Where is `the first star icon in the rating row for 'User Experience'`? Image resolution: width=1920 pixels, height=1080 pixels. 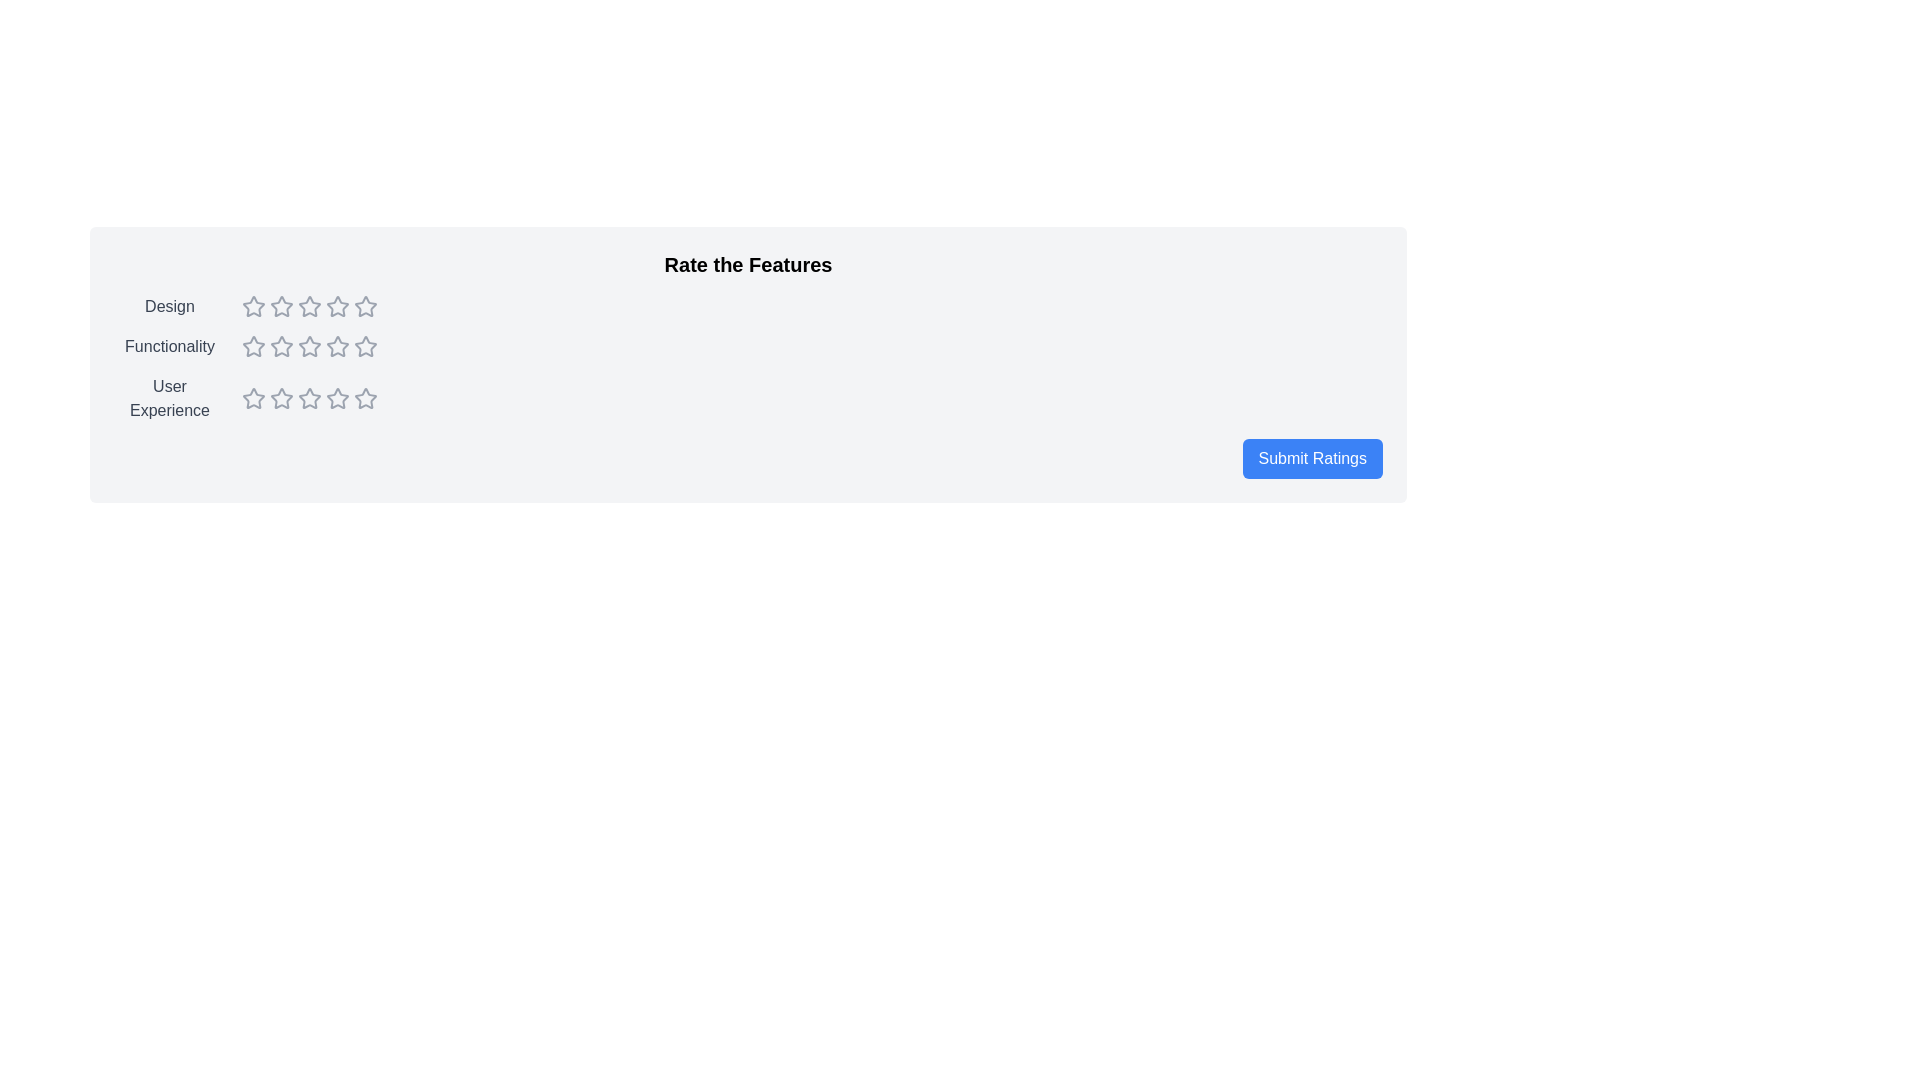
the first star icon in the rating row for 'User Experience' is located at coordinates (253, 398).